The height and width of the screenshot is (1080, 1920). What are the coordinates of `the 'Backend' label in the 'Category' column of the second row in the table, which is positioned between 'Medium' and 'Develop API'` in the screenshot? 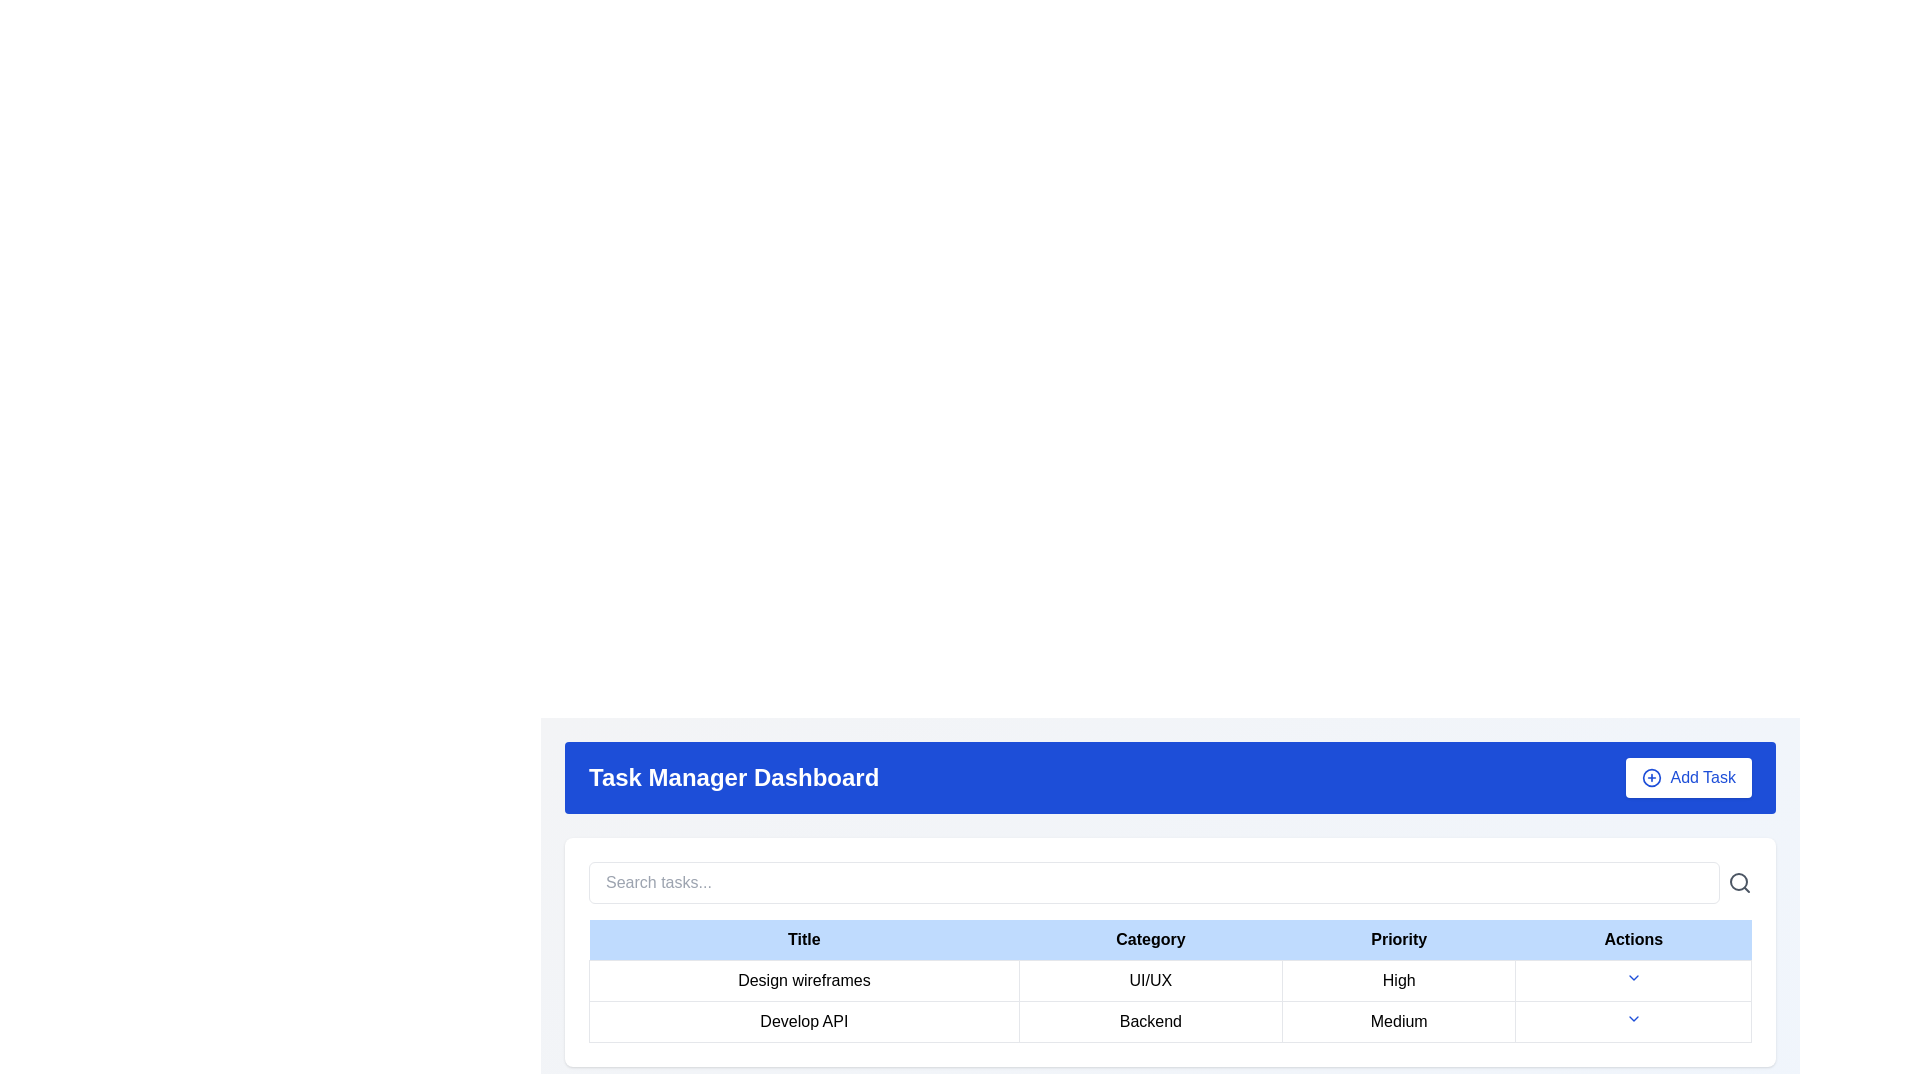 It's located at (1170, 1022).